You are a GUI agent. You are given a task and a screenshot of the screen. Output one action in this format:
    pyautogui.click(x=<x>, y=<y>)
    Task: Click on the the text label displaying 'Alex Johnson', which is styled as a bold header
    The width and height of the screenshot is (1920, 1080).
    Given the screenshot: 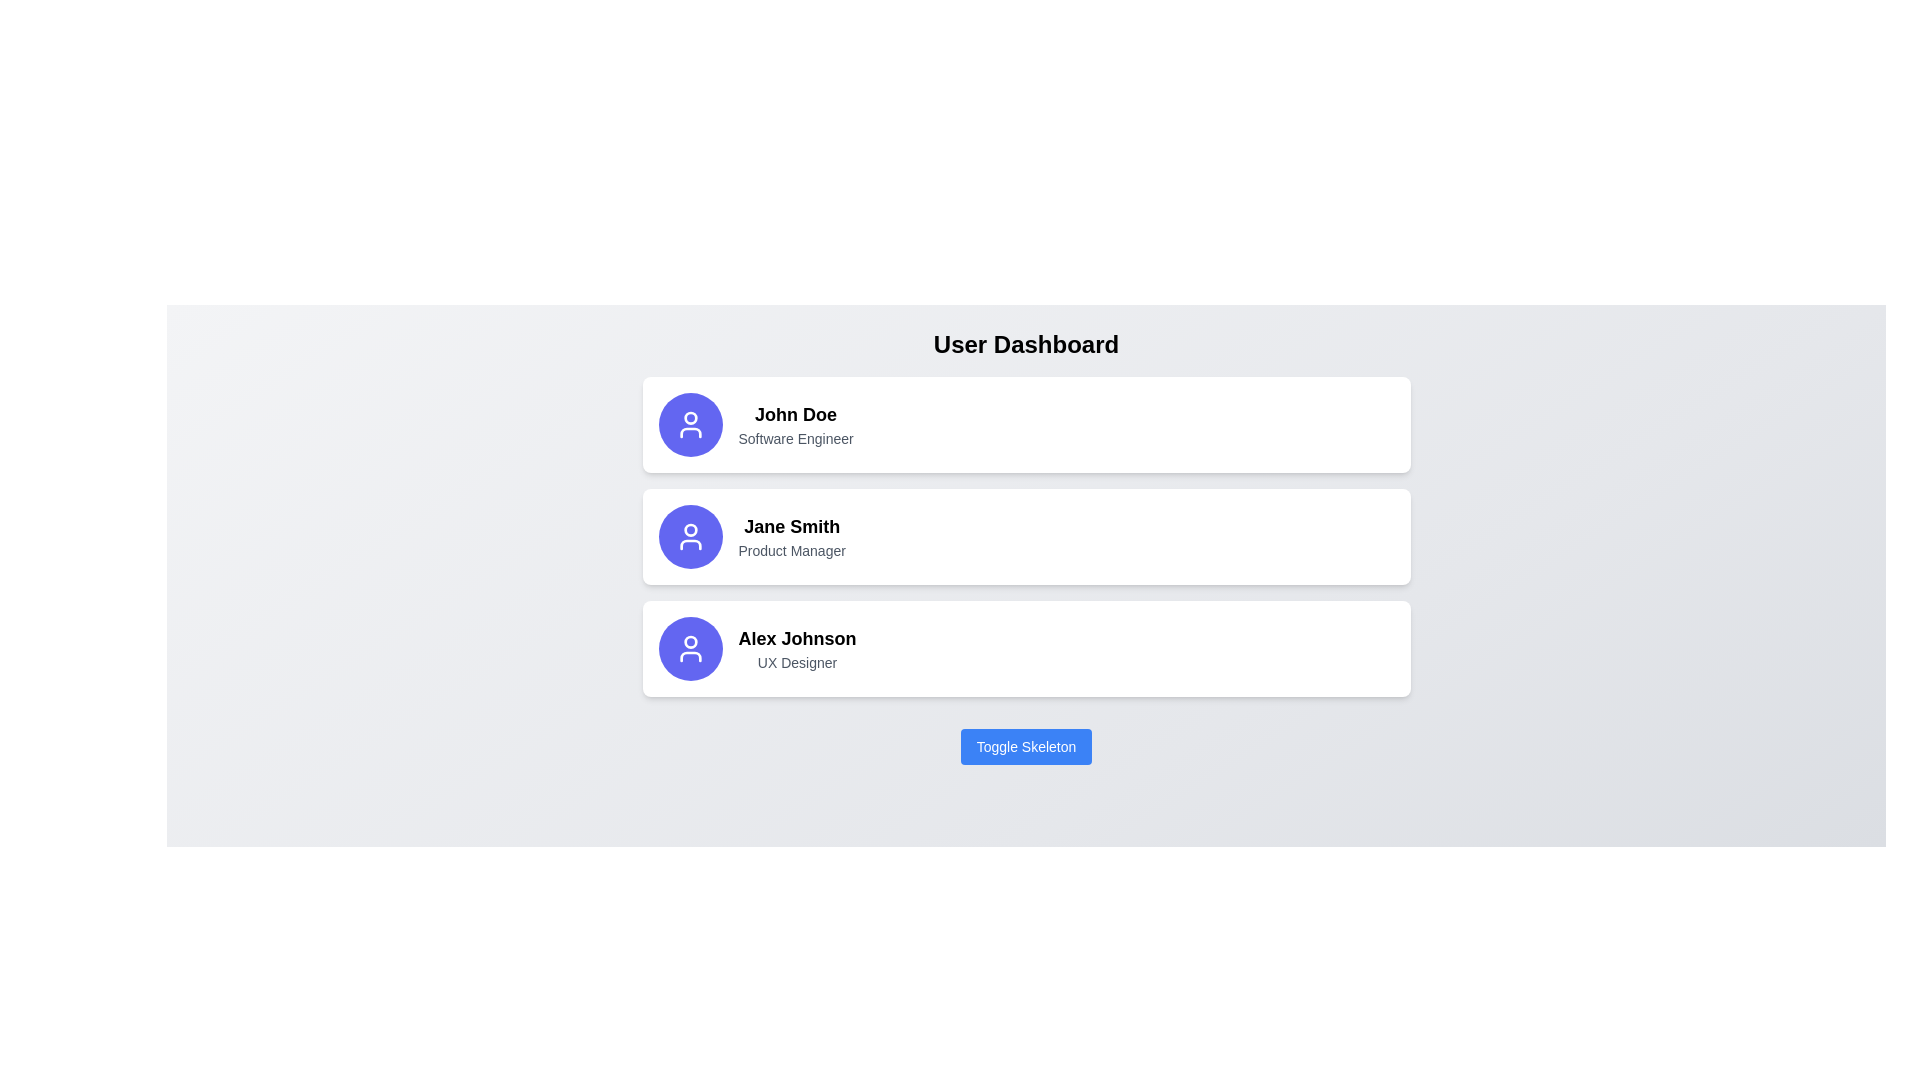 What is the action you would take?
    pyautogui.click(x=796, y=639)
    